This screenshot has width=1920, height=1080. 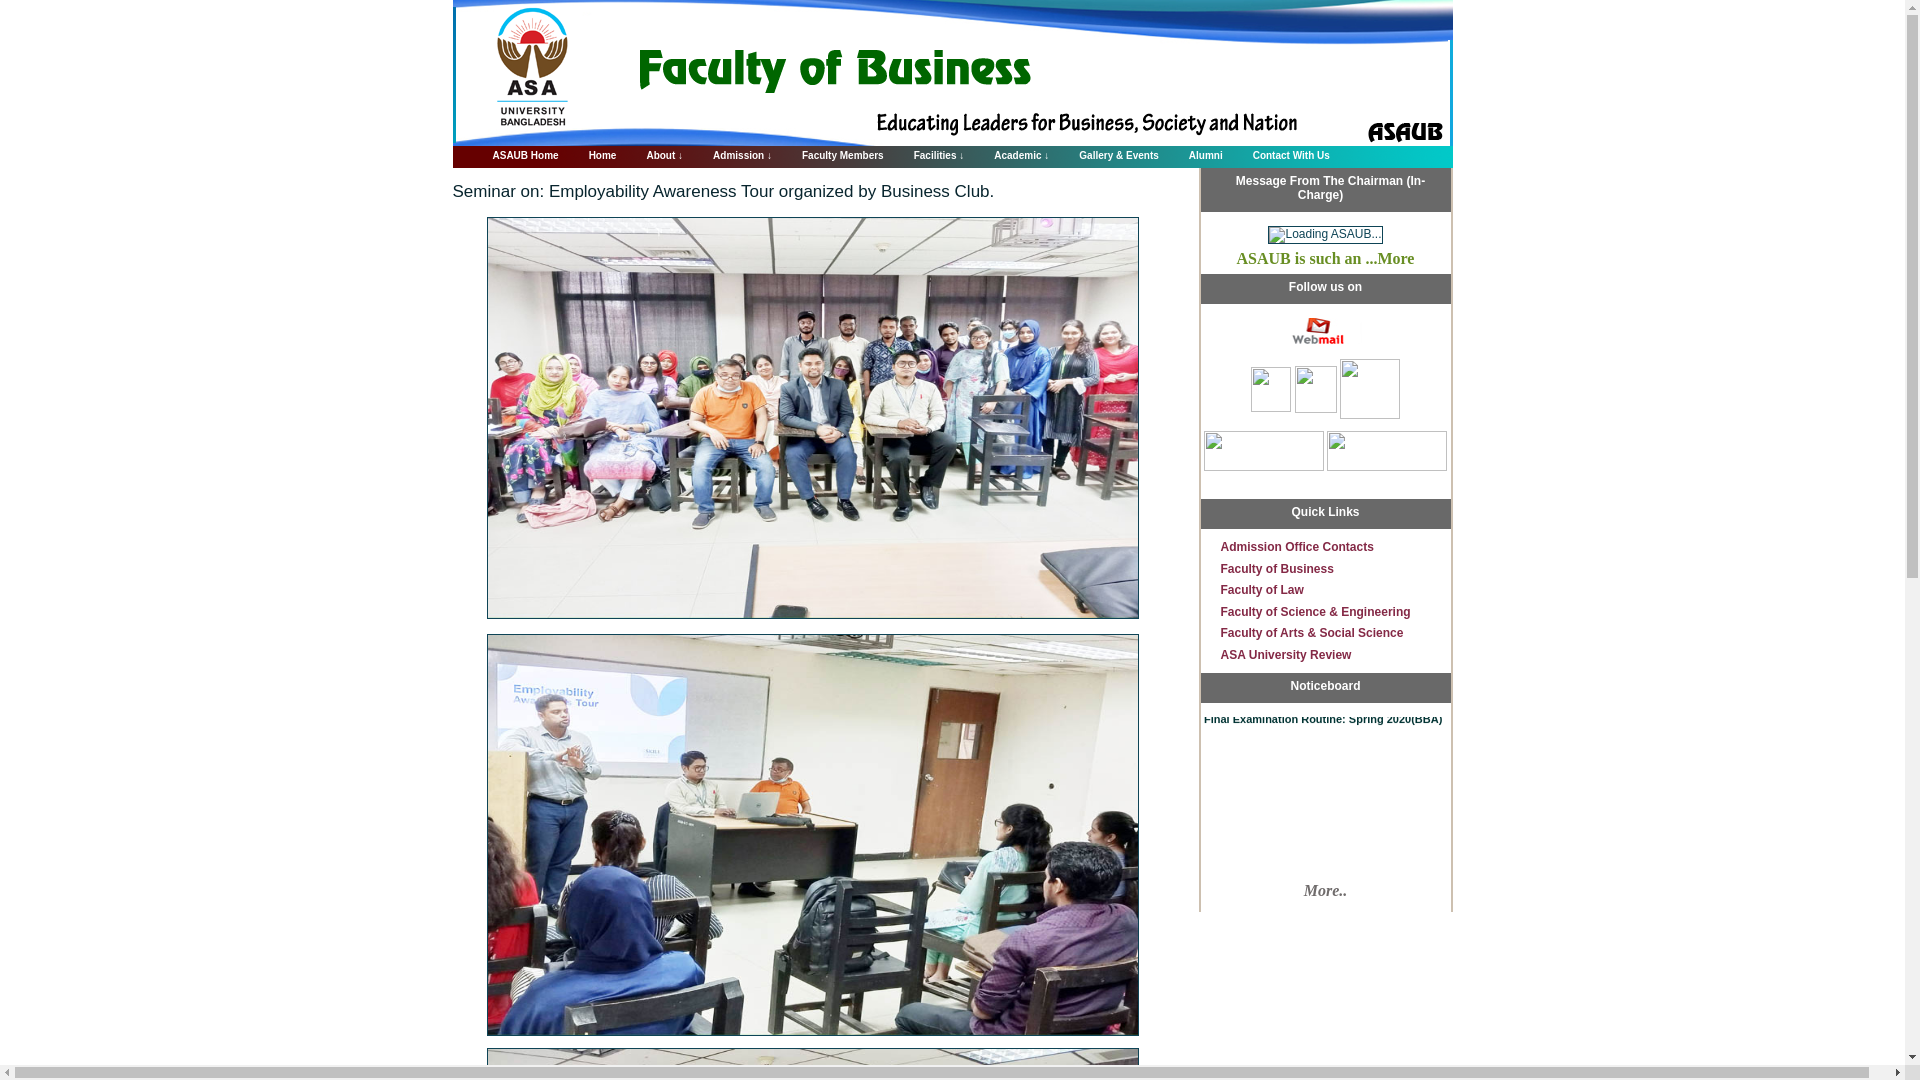 I want to click on 'Faculty of Business', so click(x=1275, y=569).